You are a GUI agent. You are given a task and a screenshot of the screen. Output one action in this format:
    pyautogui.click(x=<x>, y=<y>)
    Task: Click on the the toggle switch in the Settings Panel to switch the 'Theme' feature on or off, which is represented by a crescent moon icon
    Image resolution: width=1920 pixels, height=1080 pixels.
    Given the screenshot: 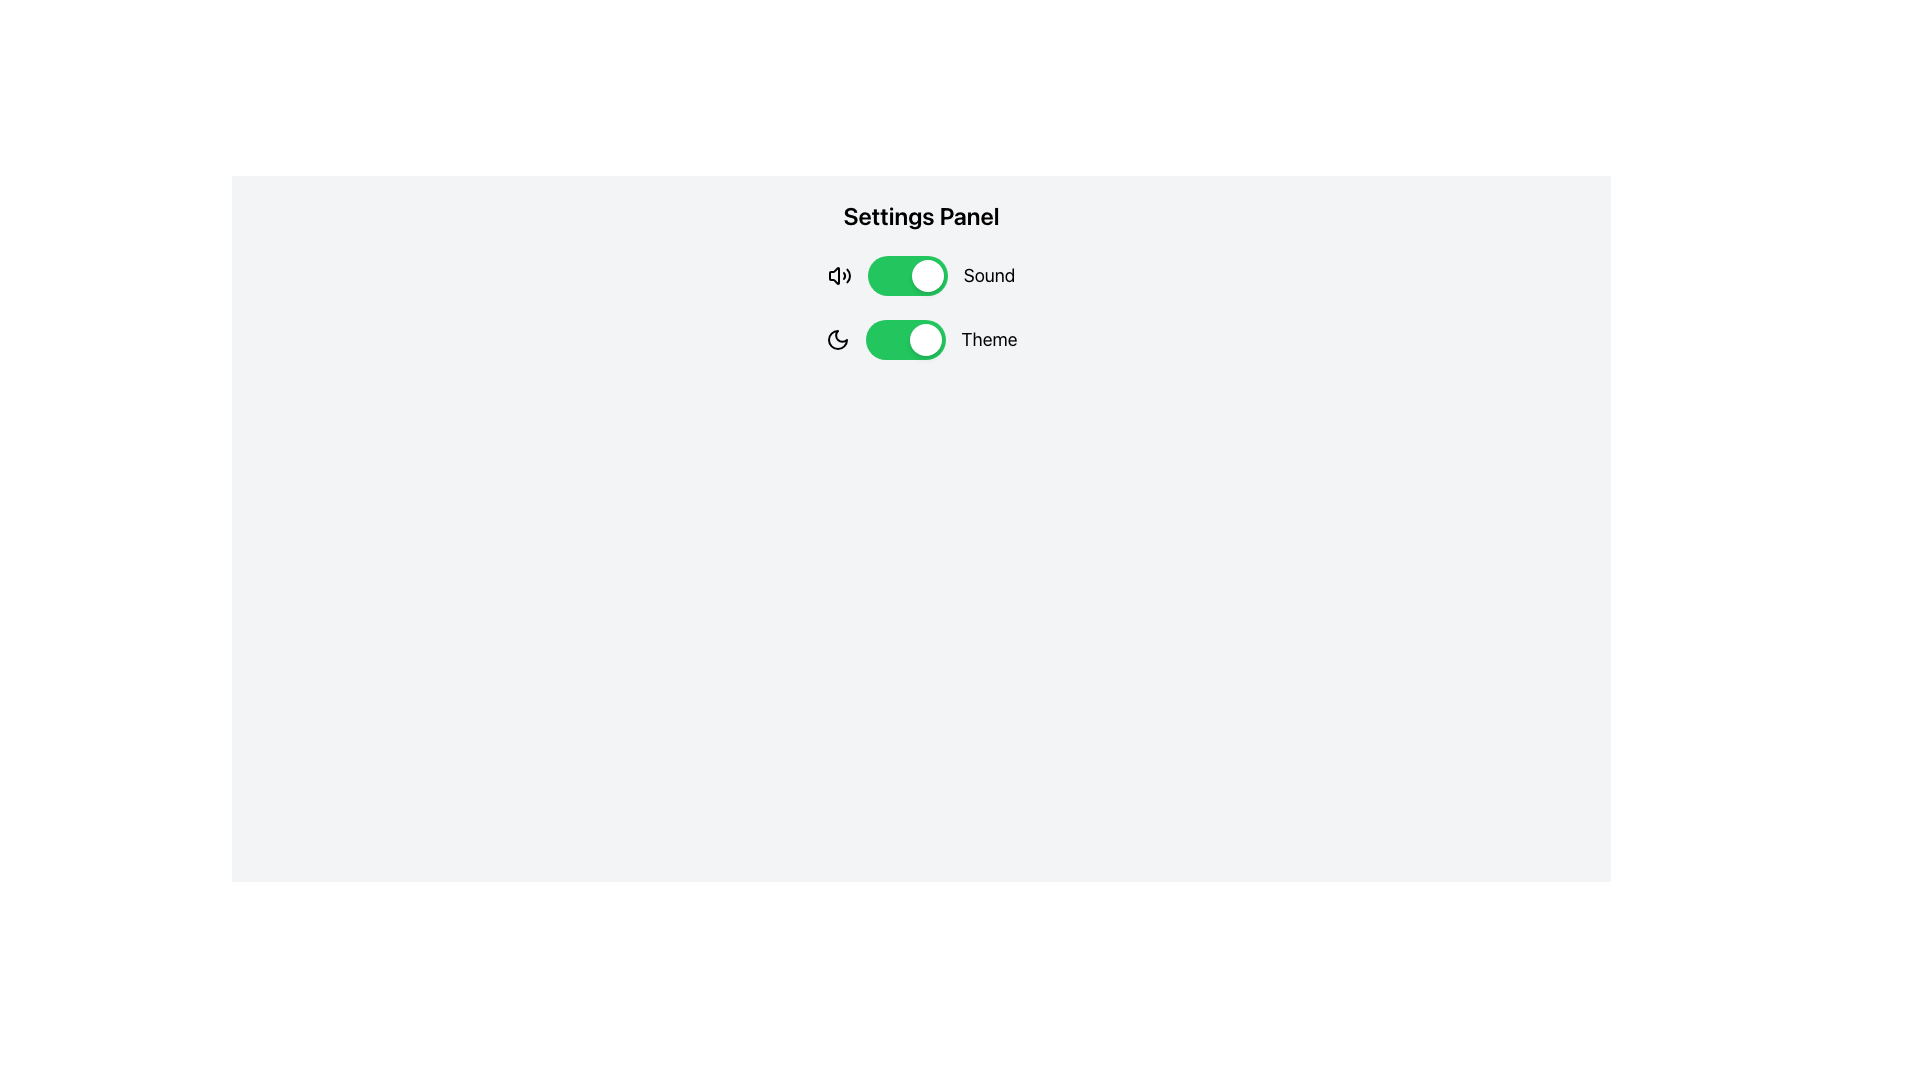 What is the action you would take?
    pyautogui.click(x=920, y=338)
    